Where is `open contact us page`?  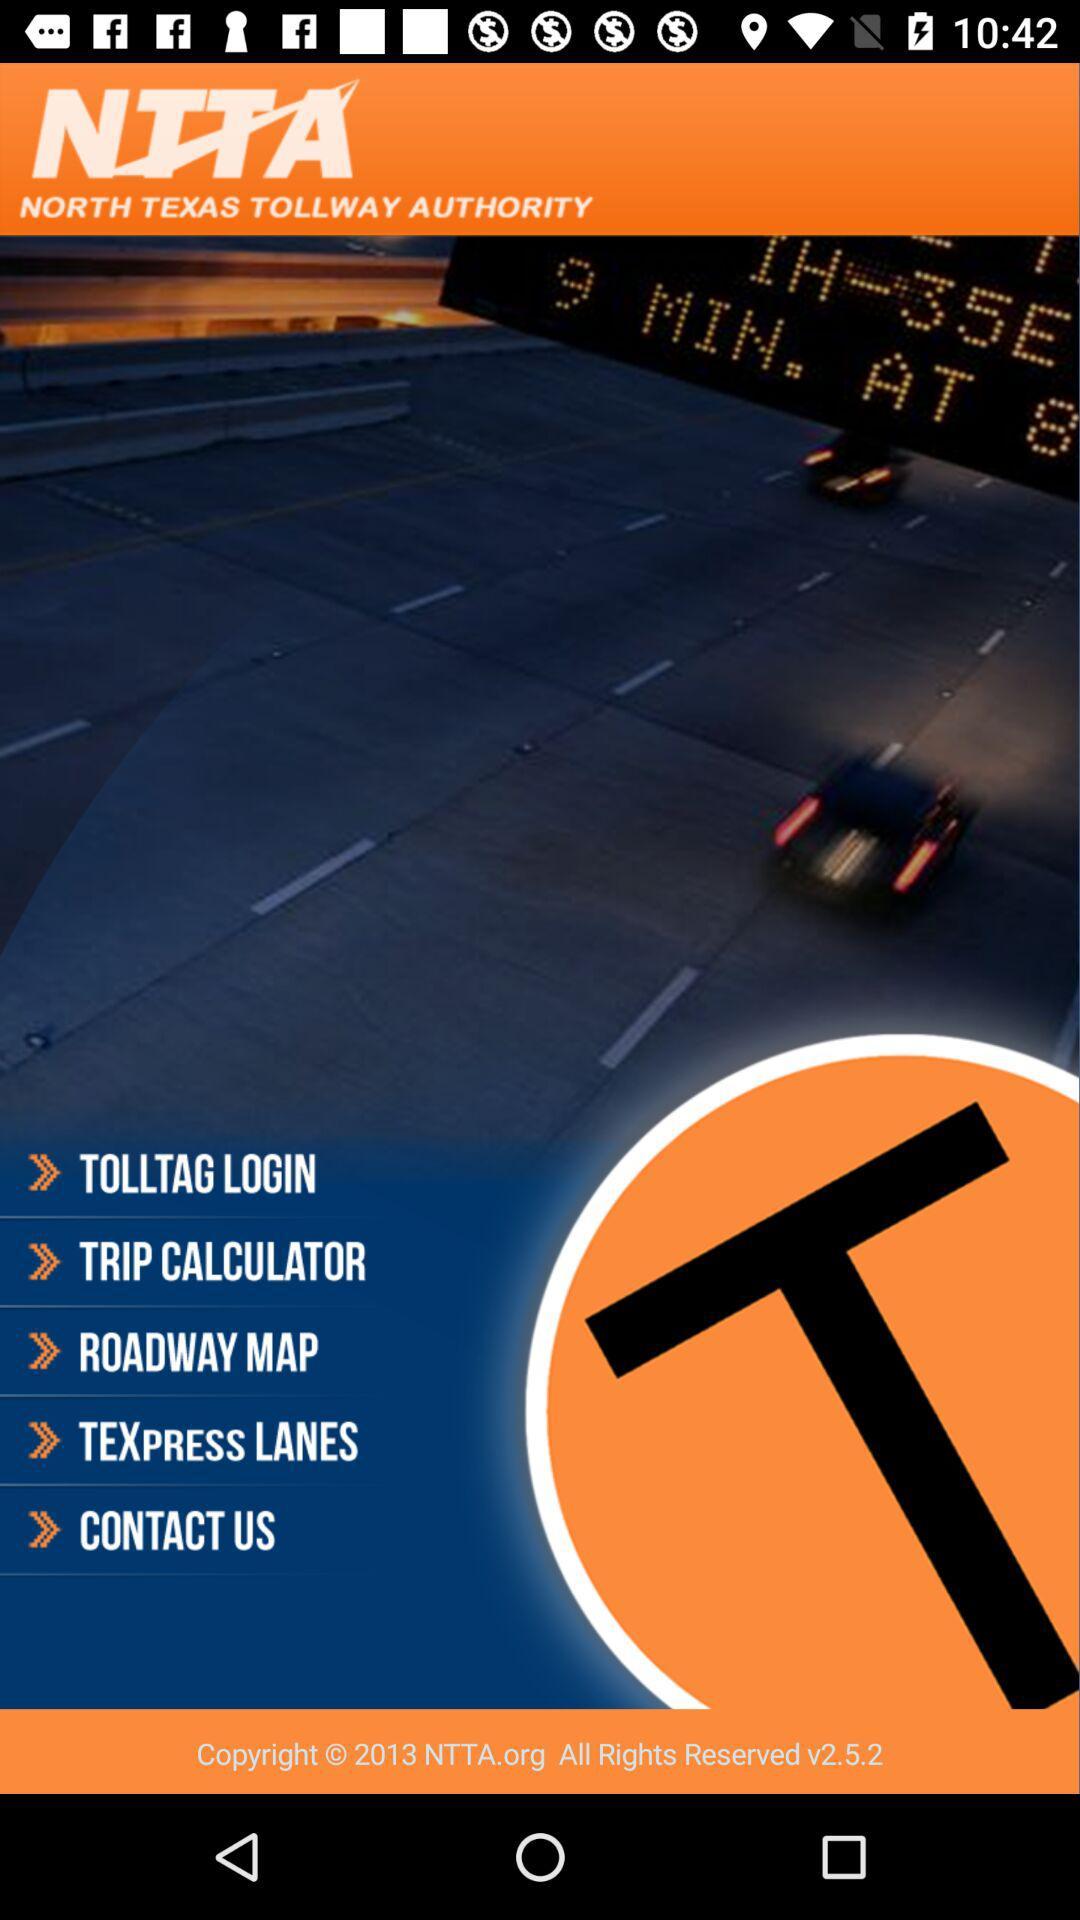 open contact us page is located at coordinates (194, 1529).